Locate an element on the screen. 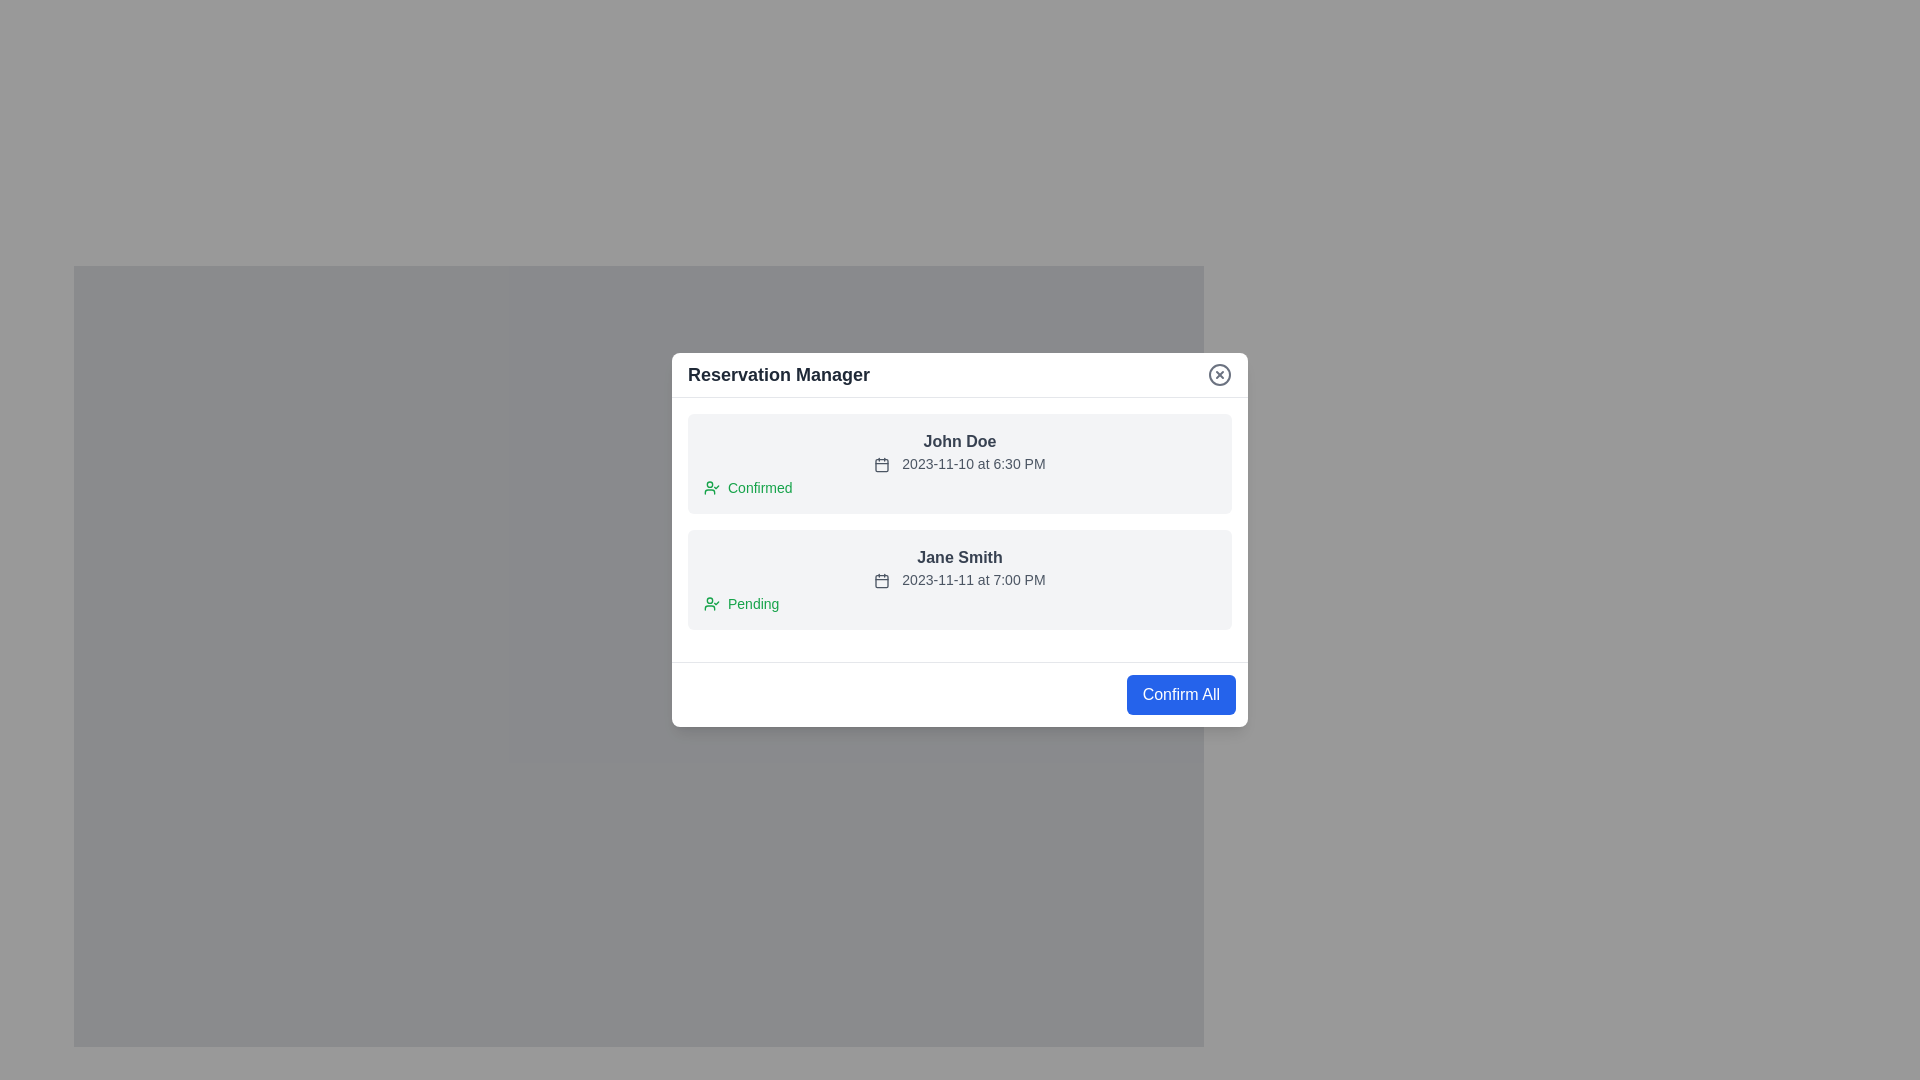 This screenshot has width=1920, height=1080. the circular button with an 'X' icon located at the top-right corner of the modal interface adjacent to 'Reservation Manager' is located at coordinates (1218, 374).